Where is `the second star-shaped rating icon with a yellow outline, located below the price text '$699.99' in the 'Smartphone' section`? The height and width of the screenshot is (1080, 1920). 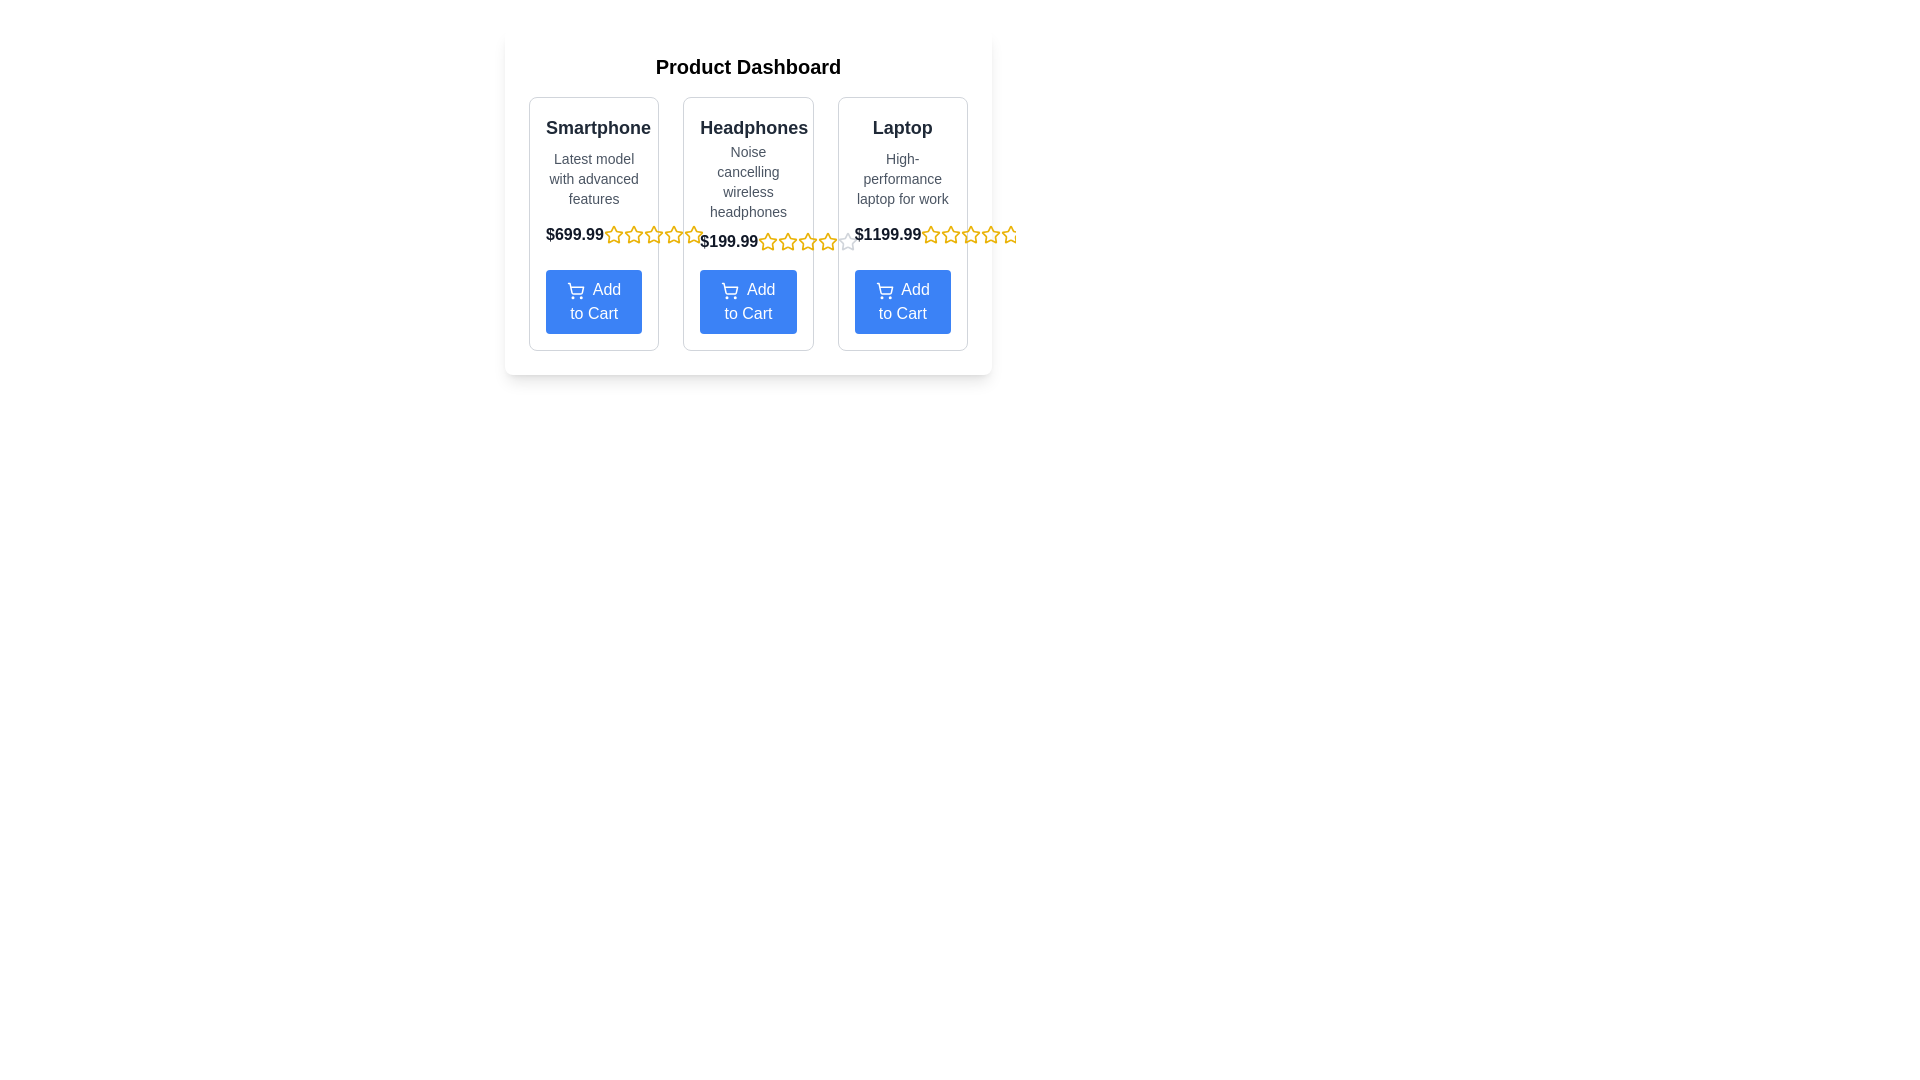 the second star-shaped rating icon with a yellow outline, located below the price text '$699.99' in the 'Smartphone' section is located at coordinates (632, 234).